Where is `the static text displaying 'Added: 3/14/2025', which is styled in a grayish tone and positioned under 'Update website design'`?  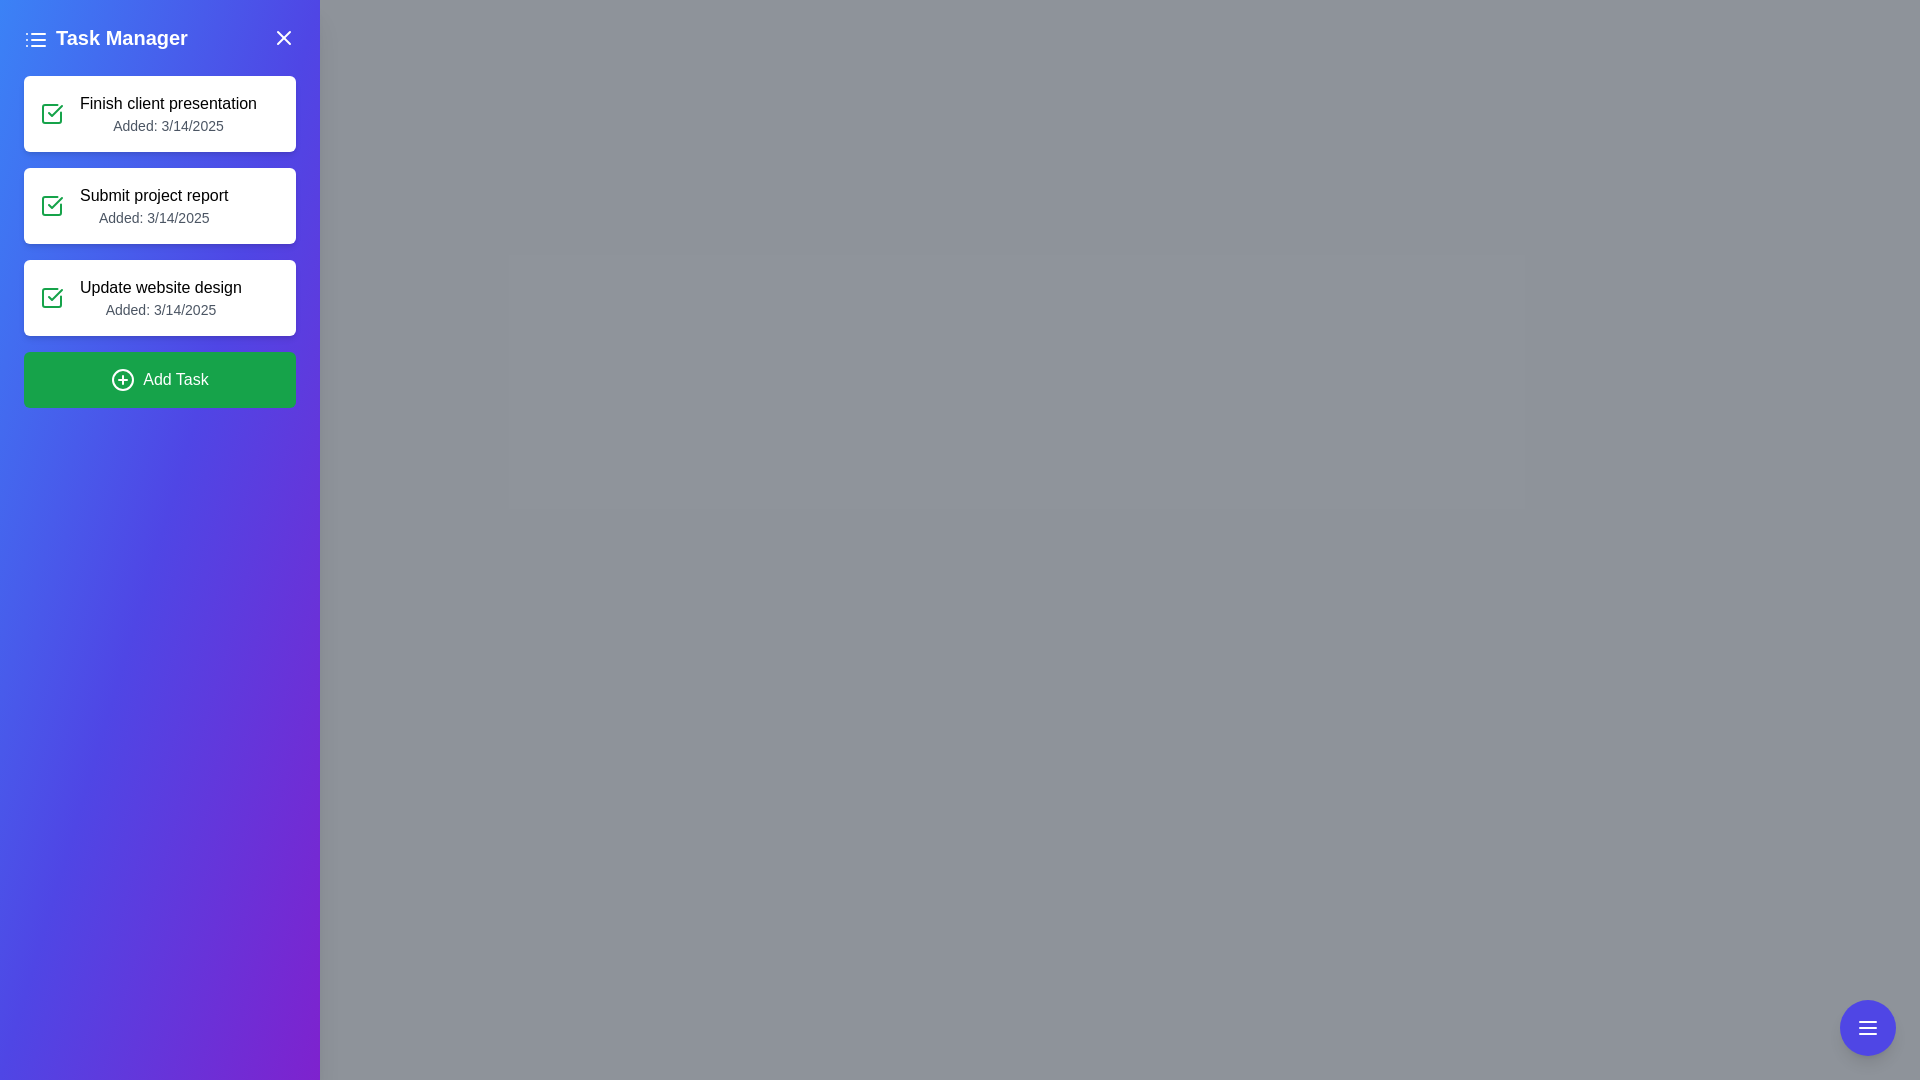 the static text displaying 'Added: 3/14/2025', which is styled in a grayish tone and positioned under 'Update website design' is located at coordinates (160, 309).